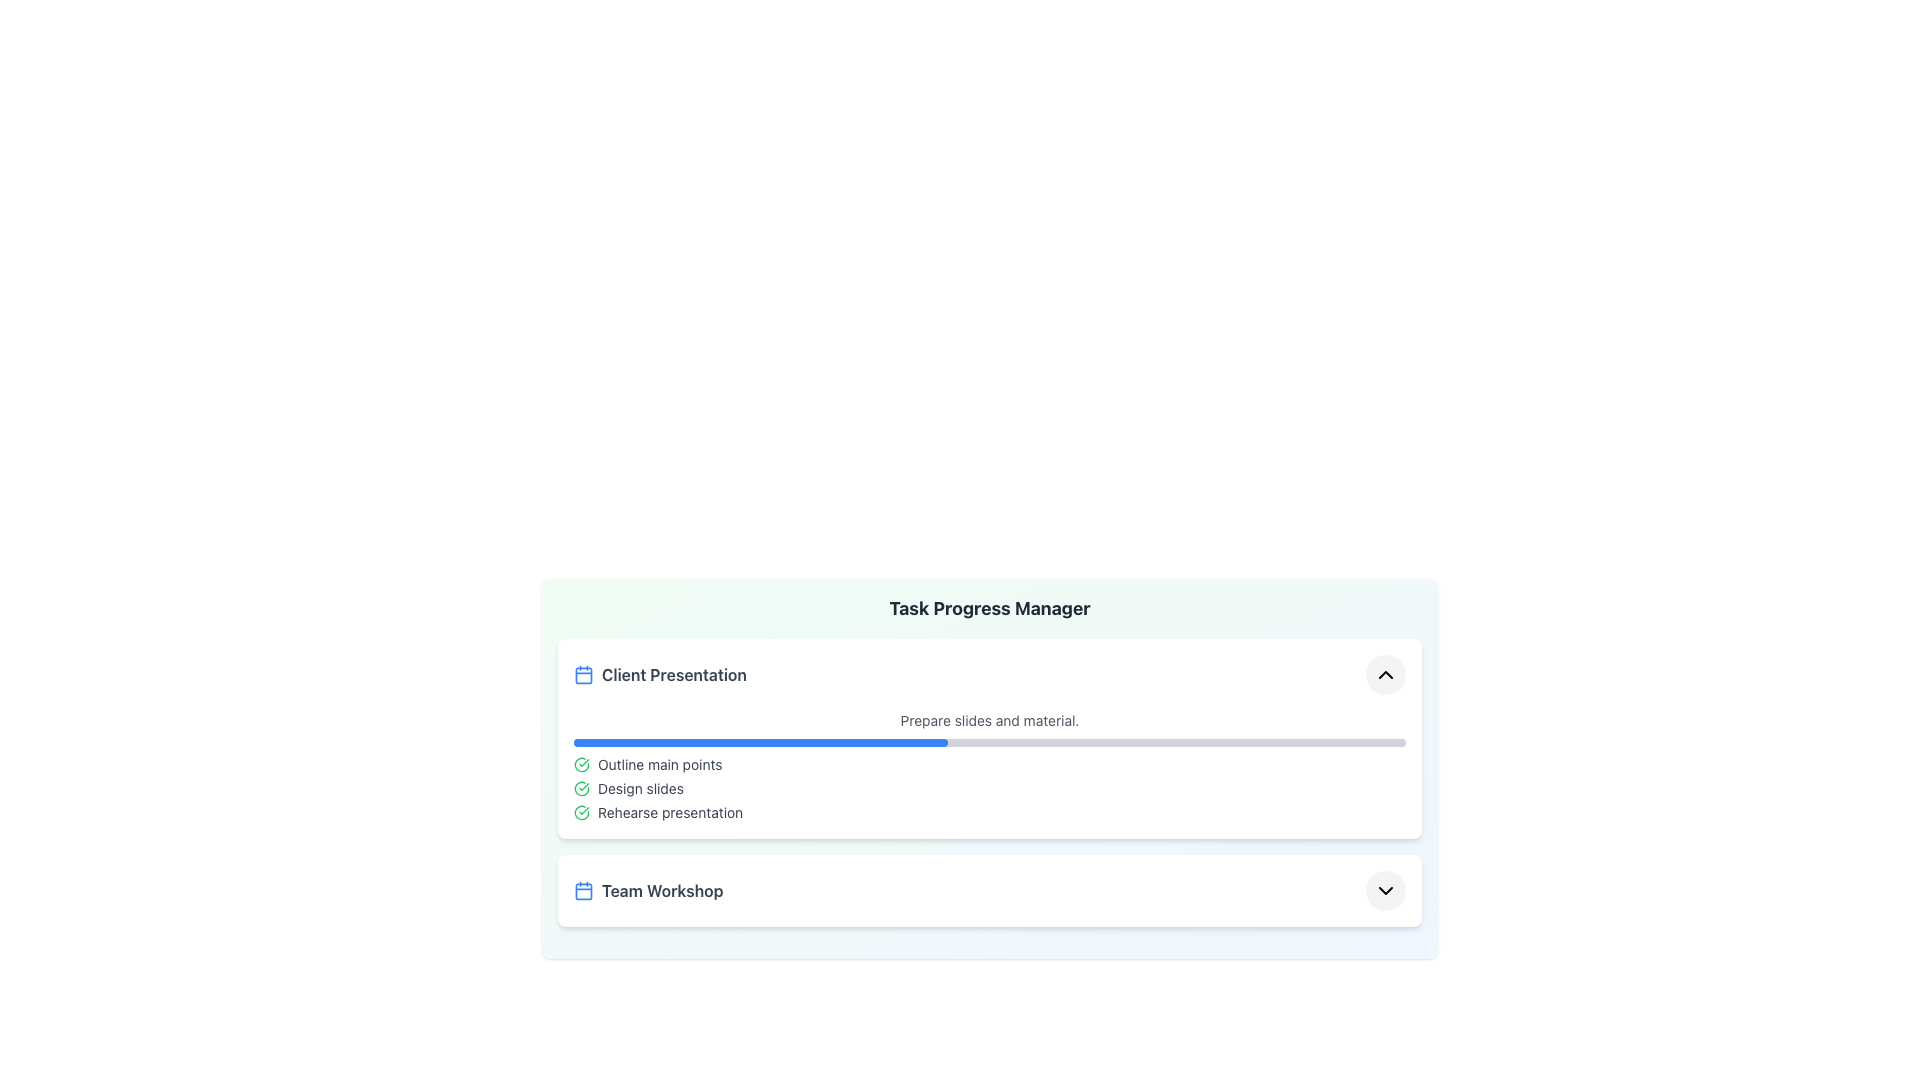 The image size is (1920, 1080). What do you see at coordinates (989, 788) in the screenshot?
I see `the checklist element containing the tasks 'Outline main points,' 'Design slides,' and 'Rehearse presentation,' located` at bounding box center [989, 788].